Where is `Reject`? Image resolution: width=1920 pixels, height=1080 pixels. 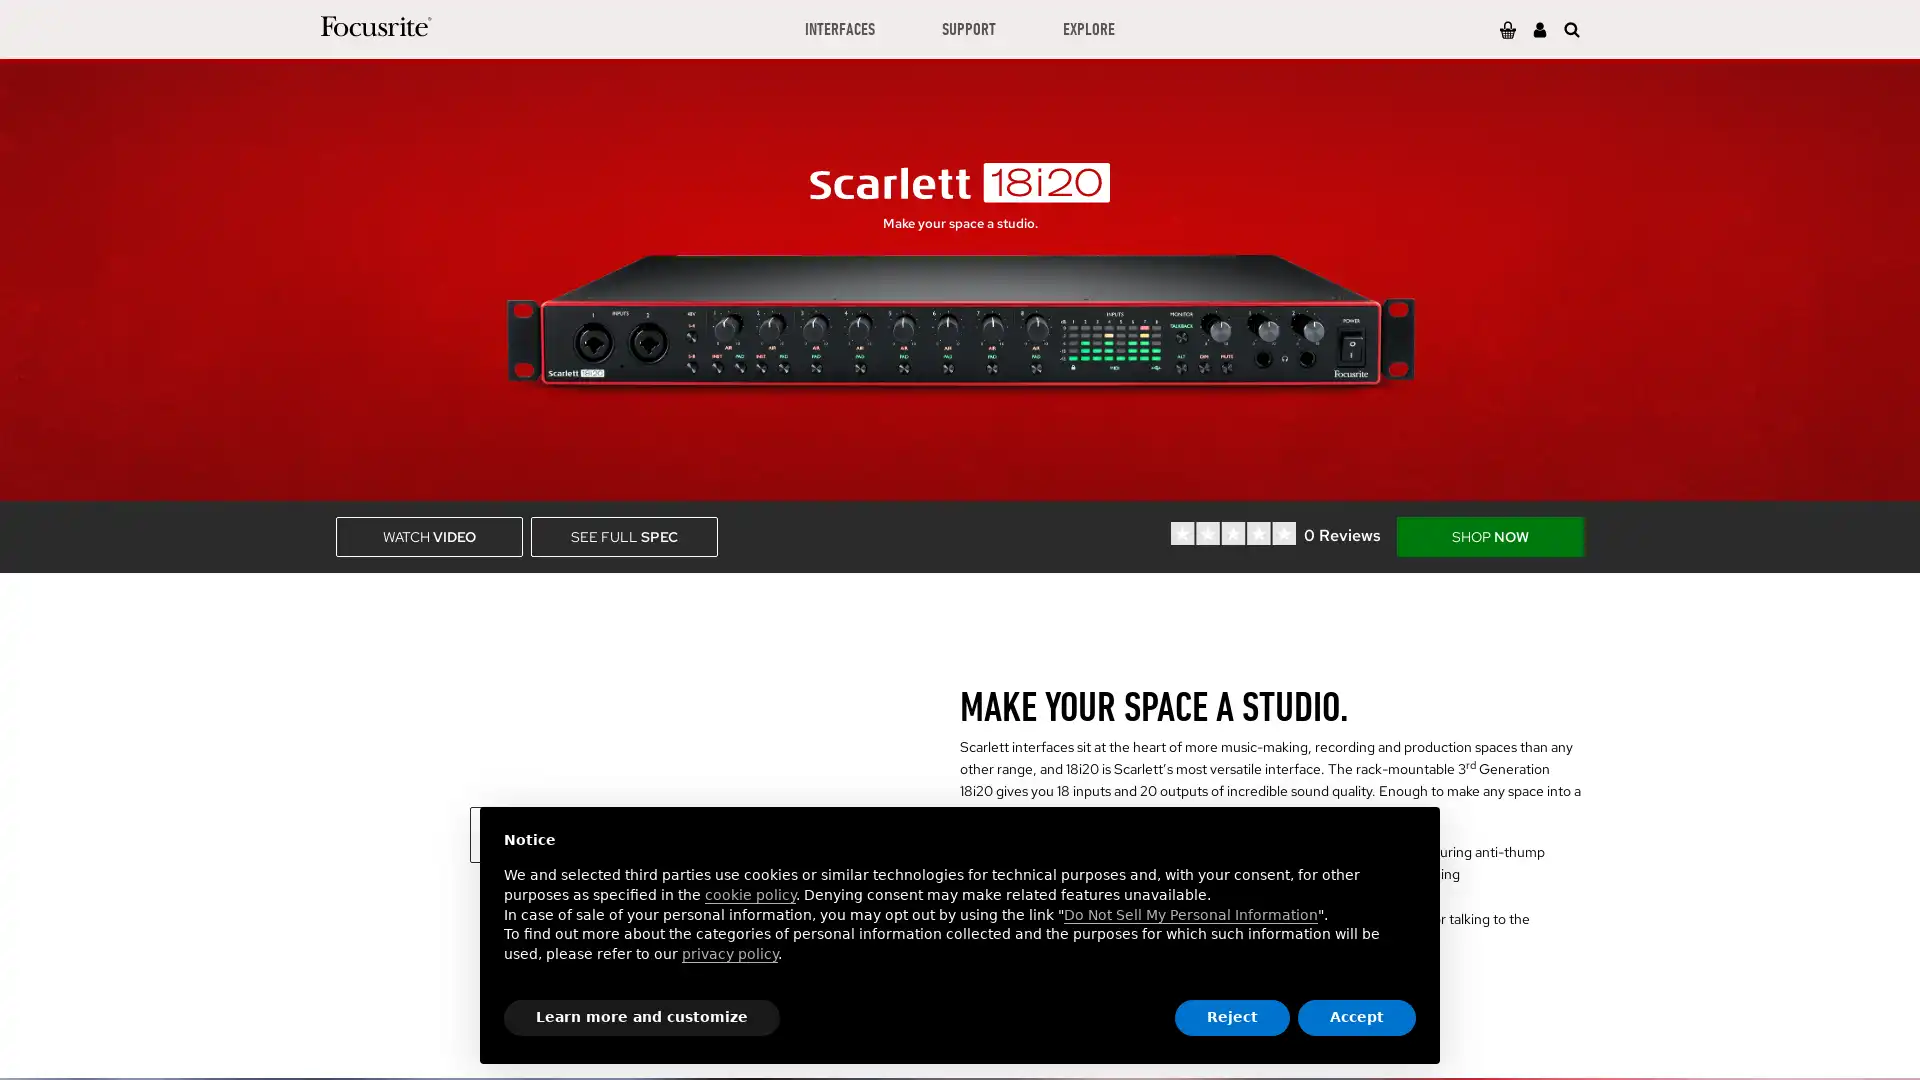
Reject is located at coordinates (1231, 1018).